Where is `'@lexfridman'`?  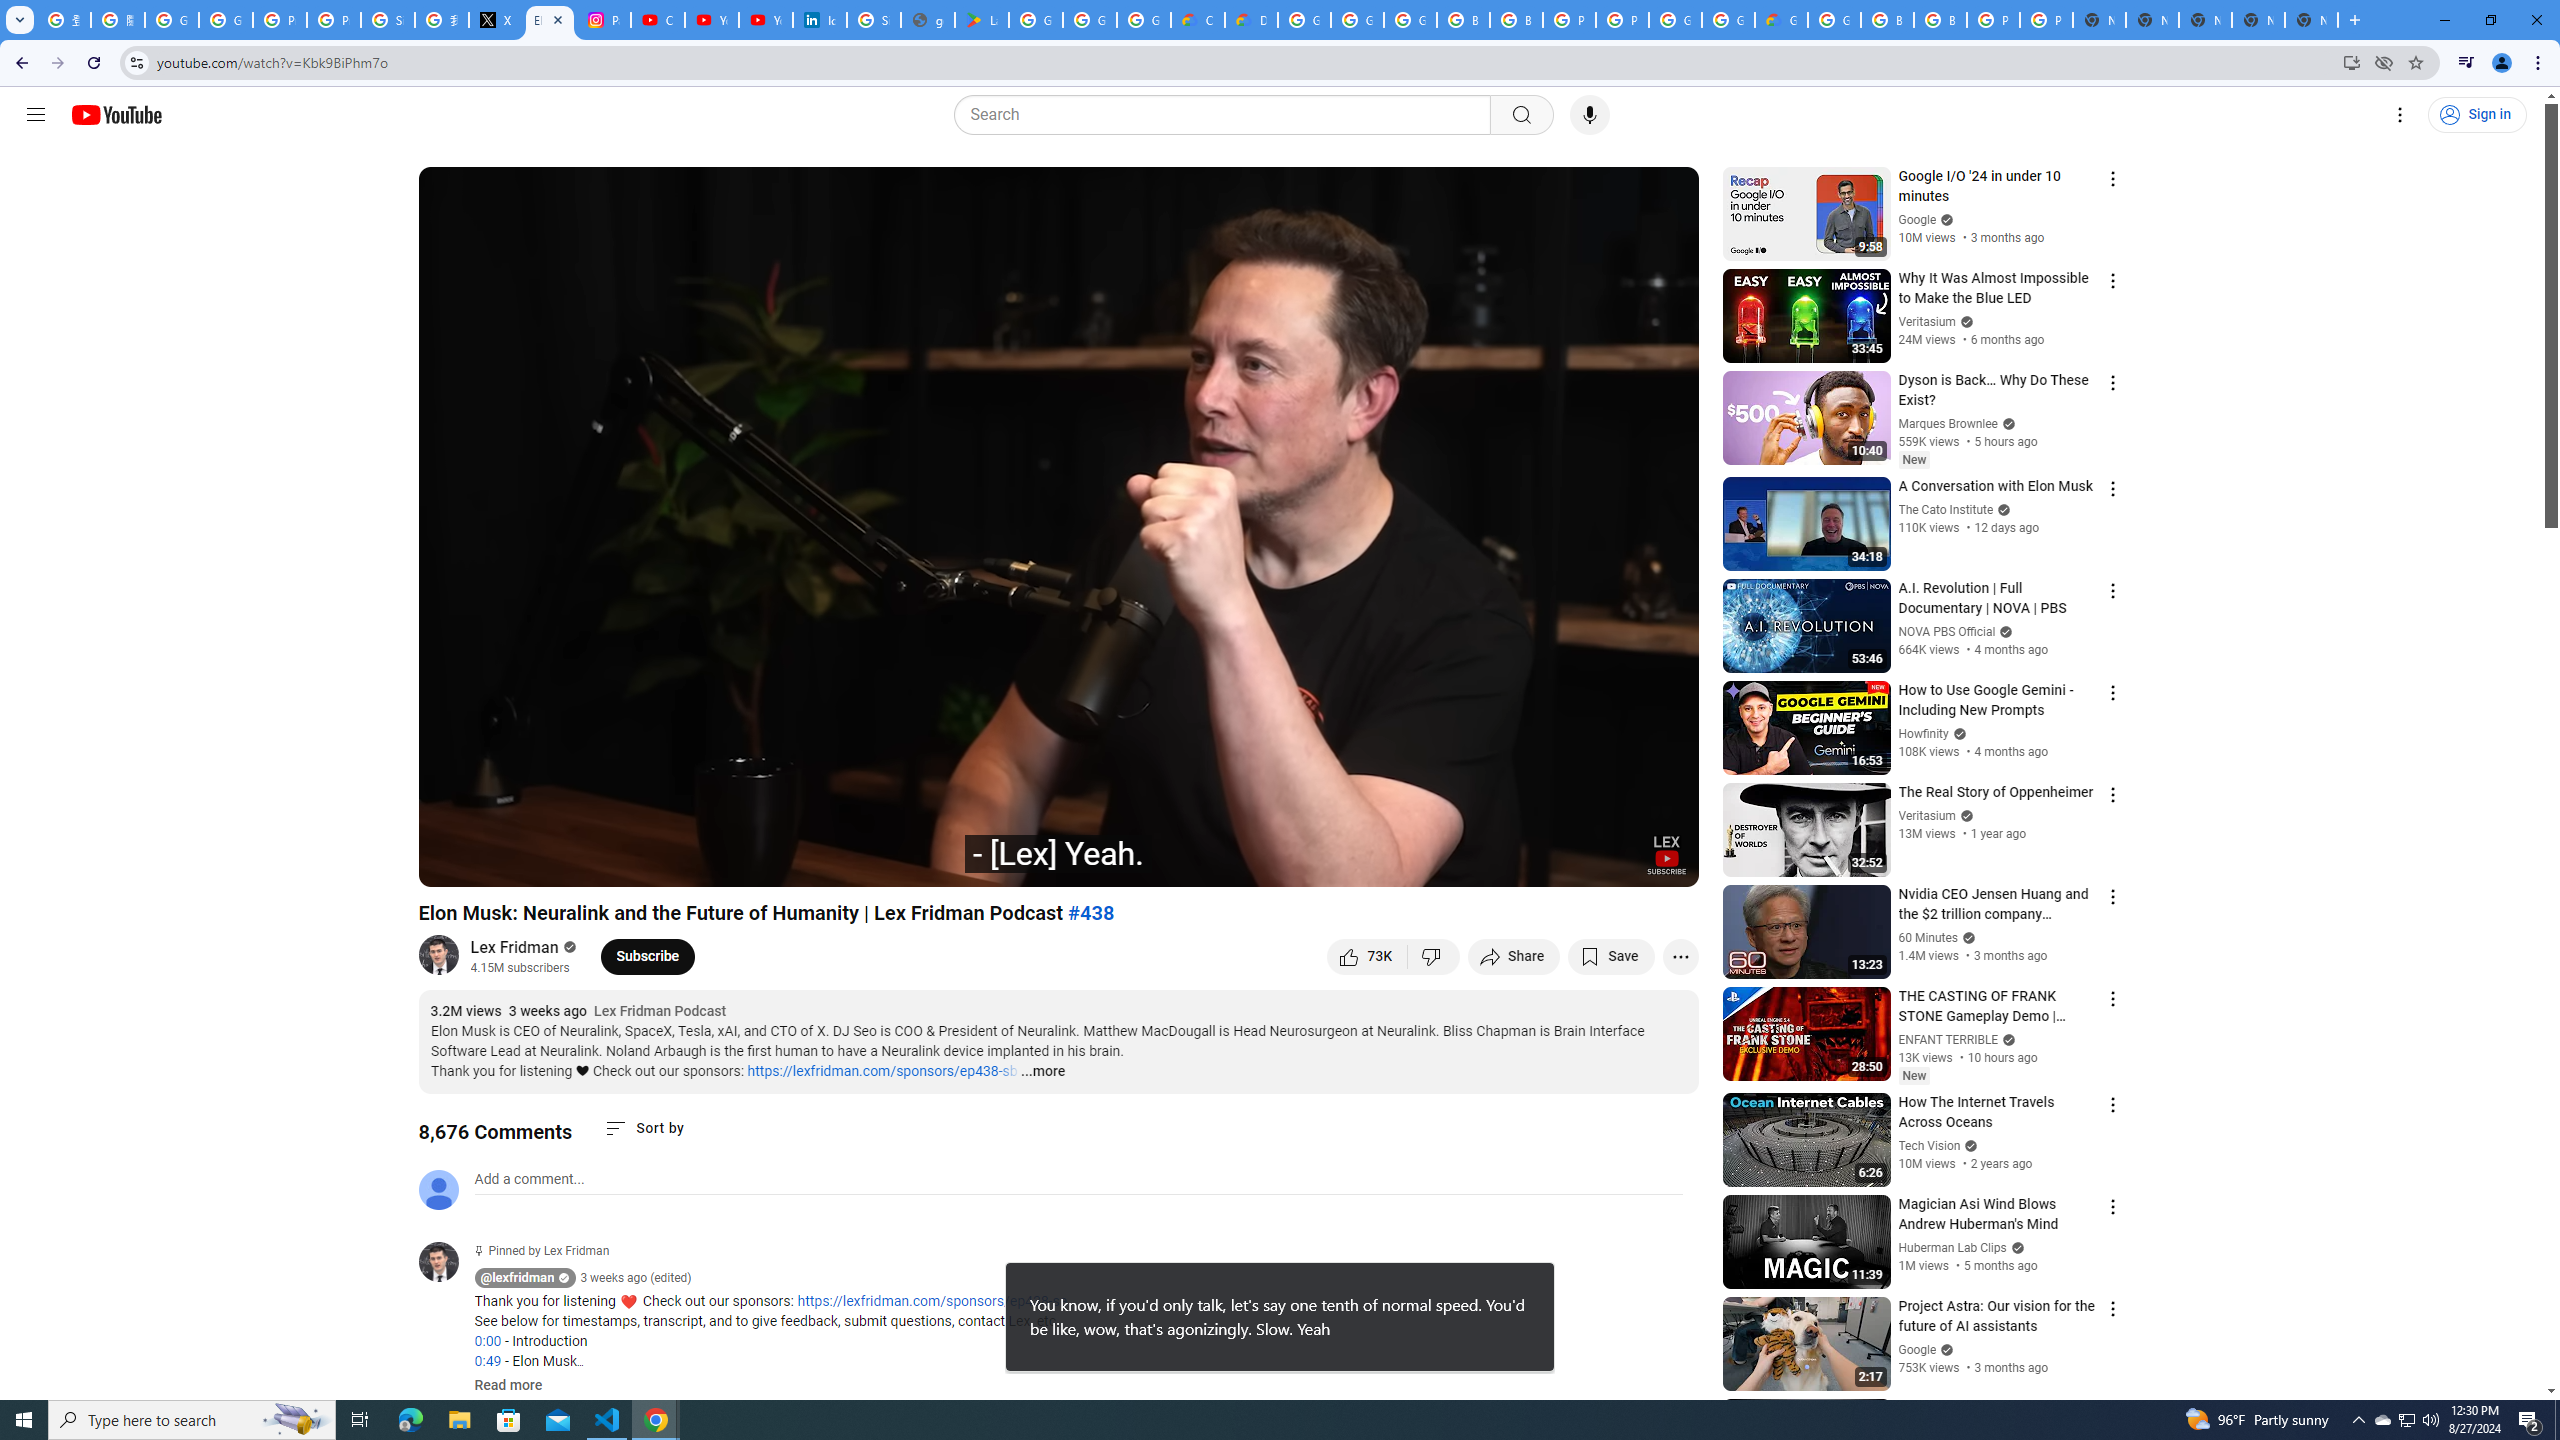 '@lexfridman' is located at coordinates (517, 1278).